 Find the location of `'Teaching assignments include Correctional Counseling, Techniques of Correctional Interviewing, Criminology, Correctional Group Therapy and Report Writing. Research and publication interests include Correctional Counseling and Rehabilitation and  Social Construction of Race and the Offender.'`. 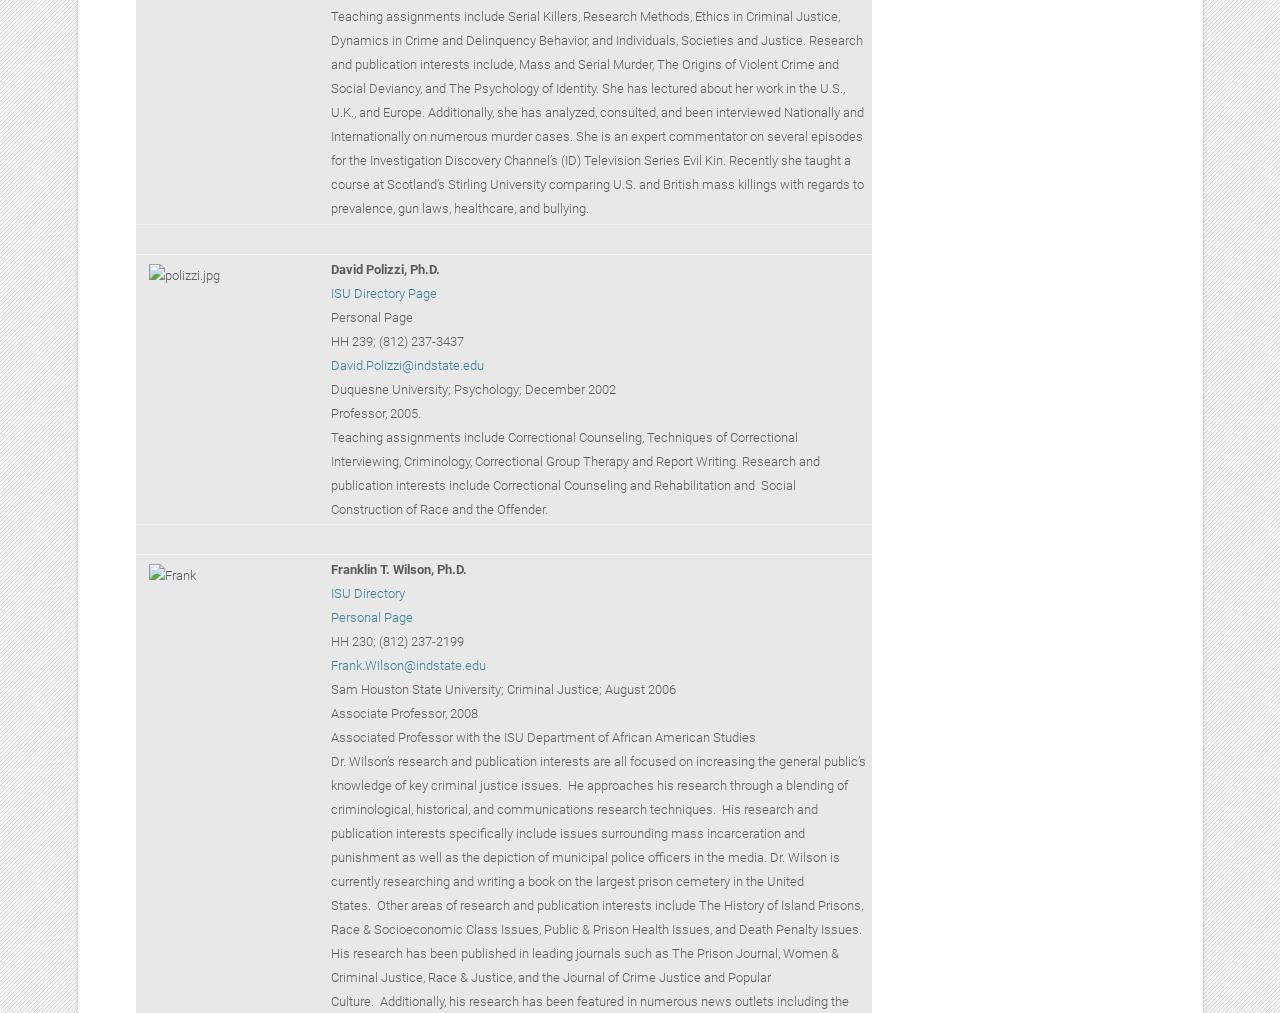

'Teaching assignments include Correctional Counseling, Techniques of Correctional Interviewing, Criminology, Correctional Group Therapy and Report Writing. Research and publication interests include Correctional Counseling and Rehabilitation and  Social Construction of Race and the Offender.' is located at coordinates (573, 471).